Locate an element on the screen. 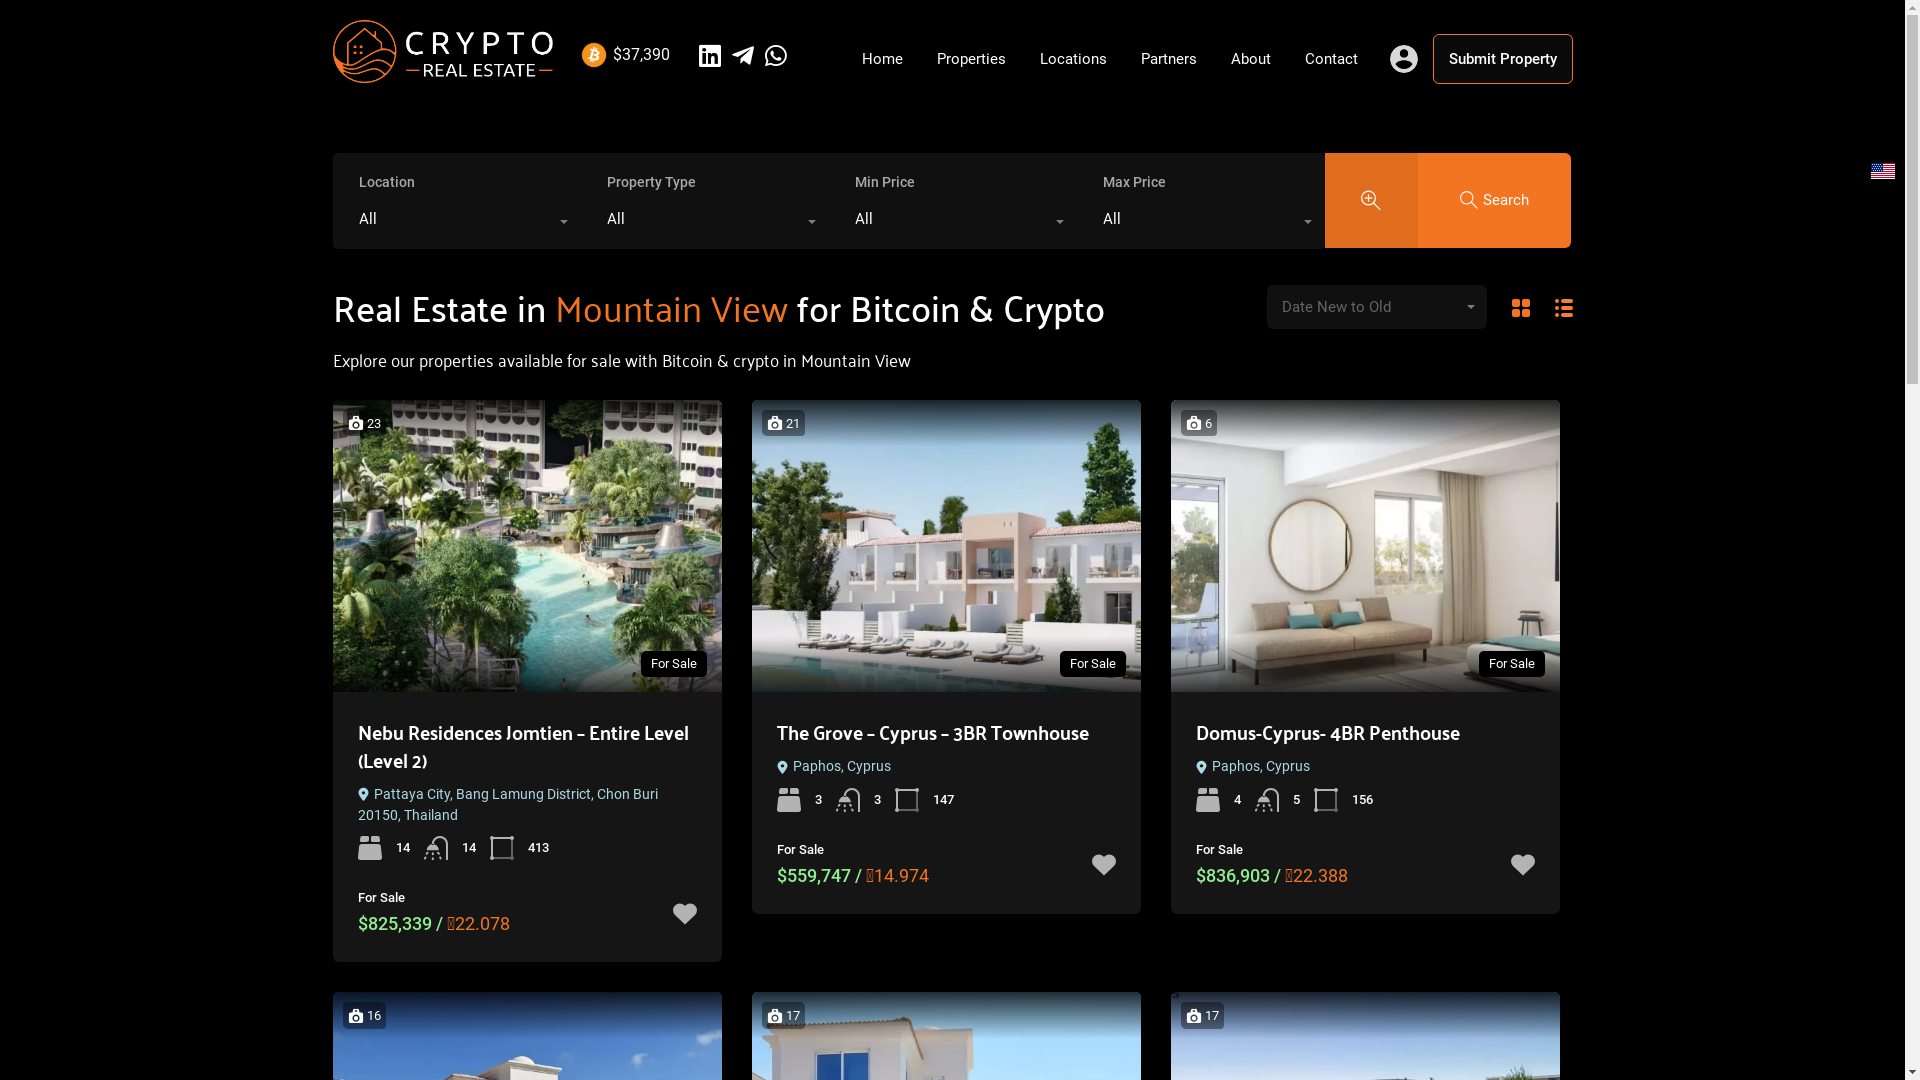  'Crypto Real Estate' is located at coordinates (331, 72).